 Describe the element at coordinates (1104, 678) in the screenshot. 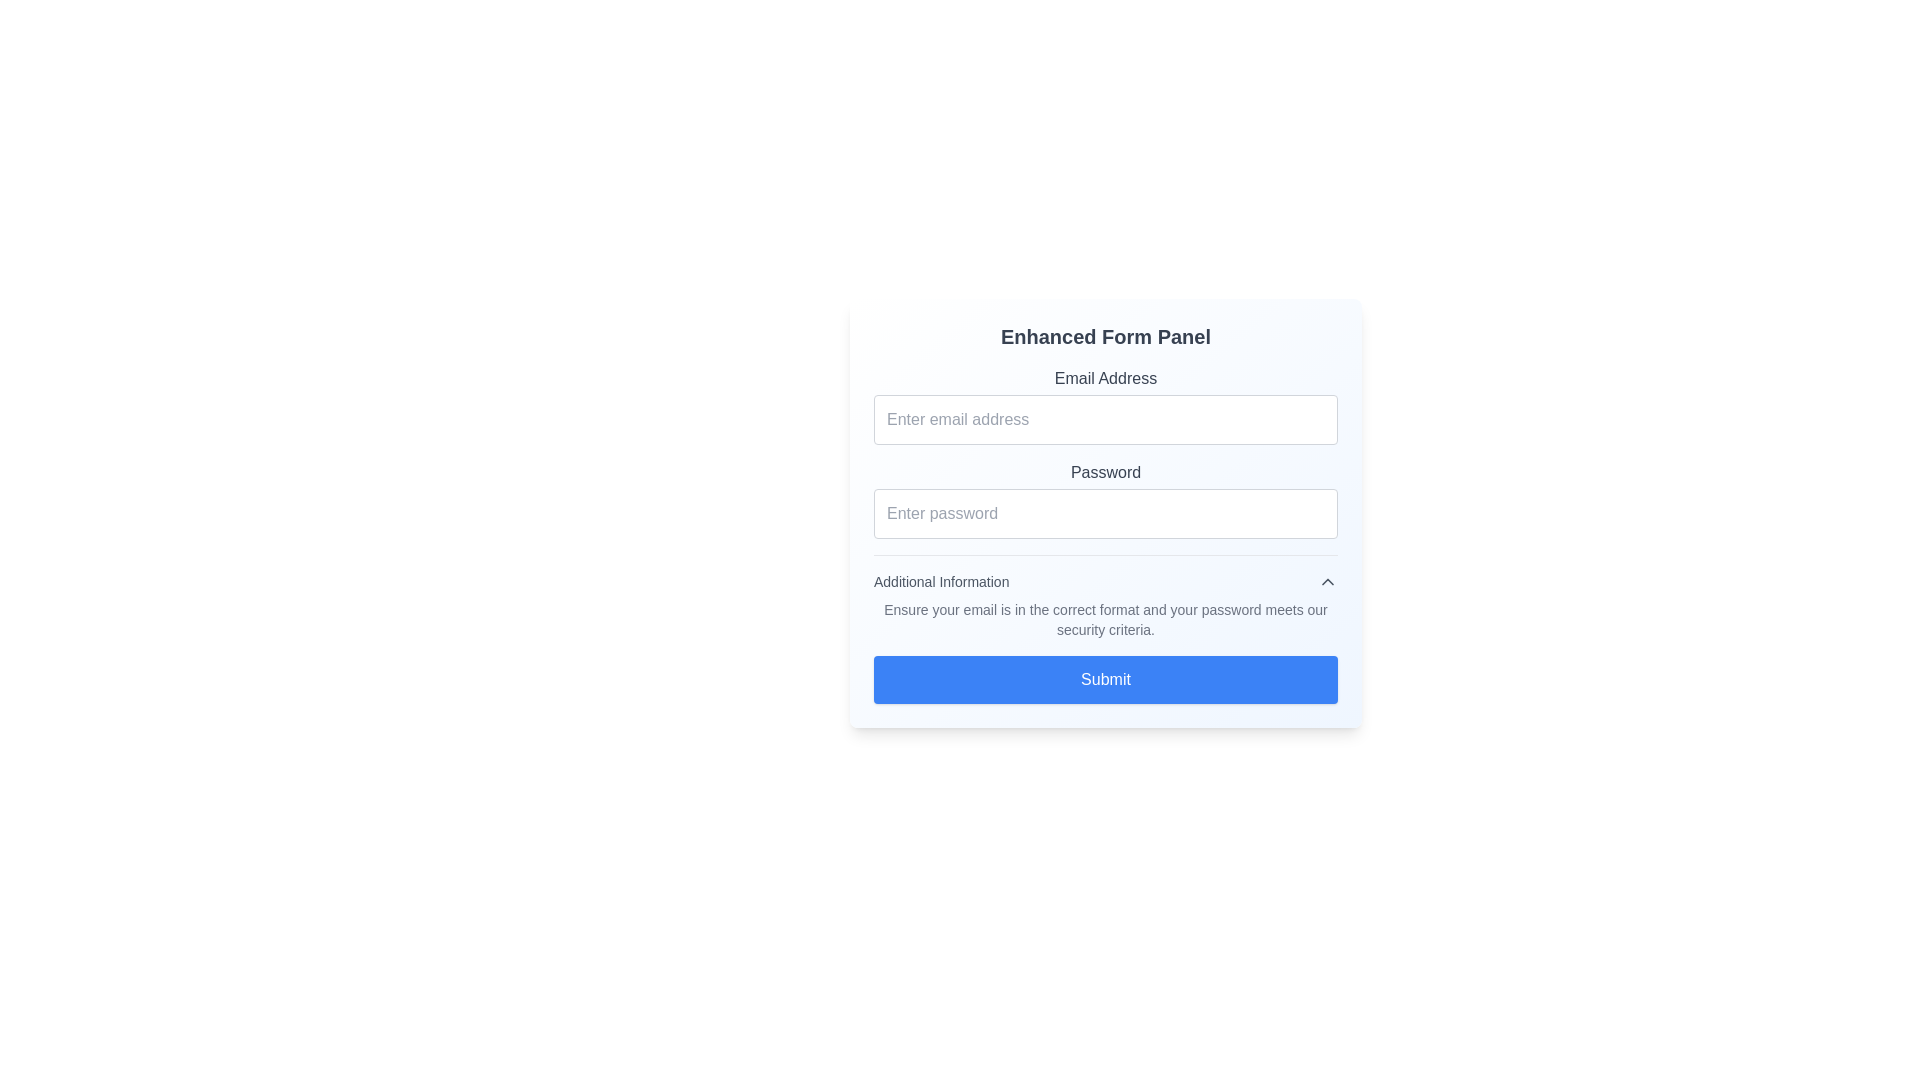

I see `the 'Submit' button, which is a horizontally elongated rectangle with a blue background and white text, located at the bottom of the form layout` at that location.